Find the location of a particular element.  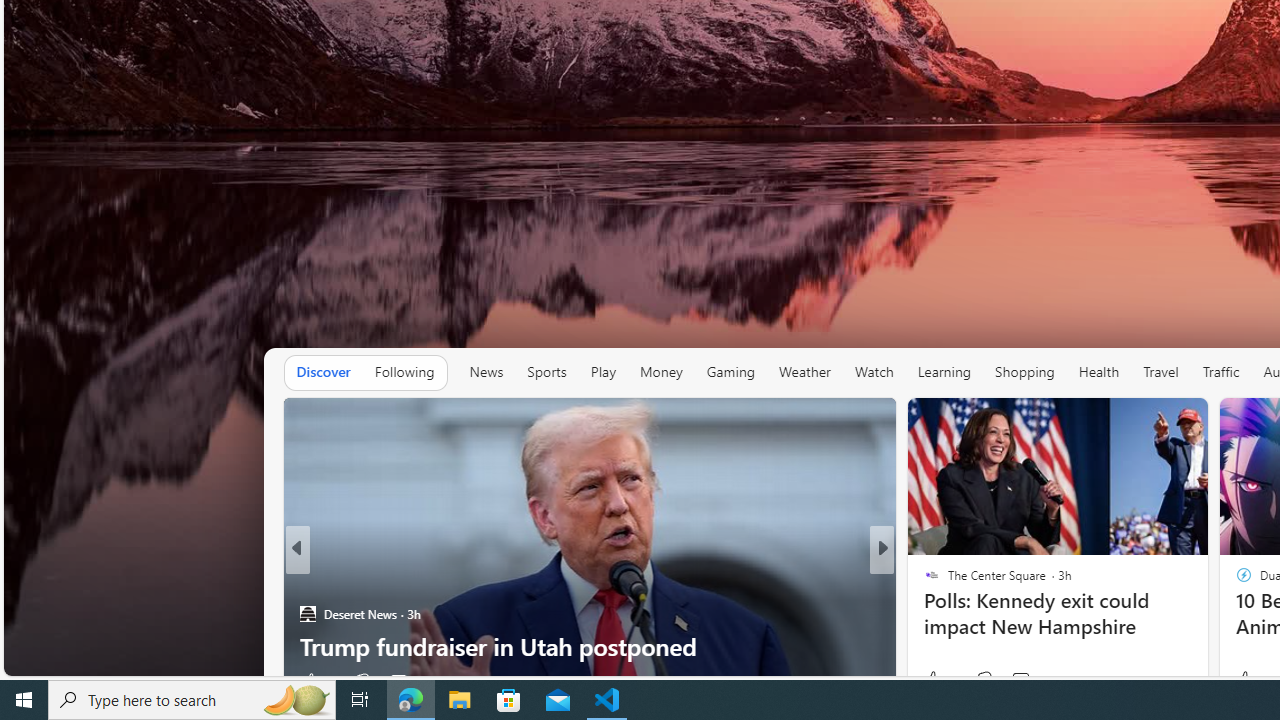

'319 Like' is located at coordinates (935, 680).